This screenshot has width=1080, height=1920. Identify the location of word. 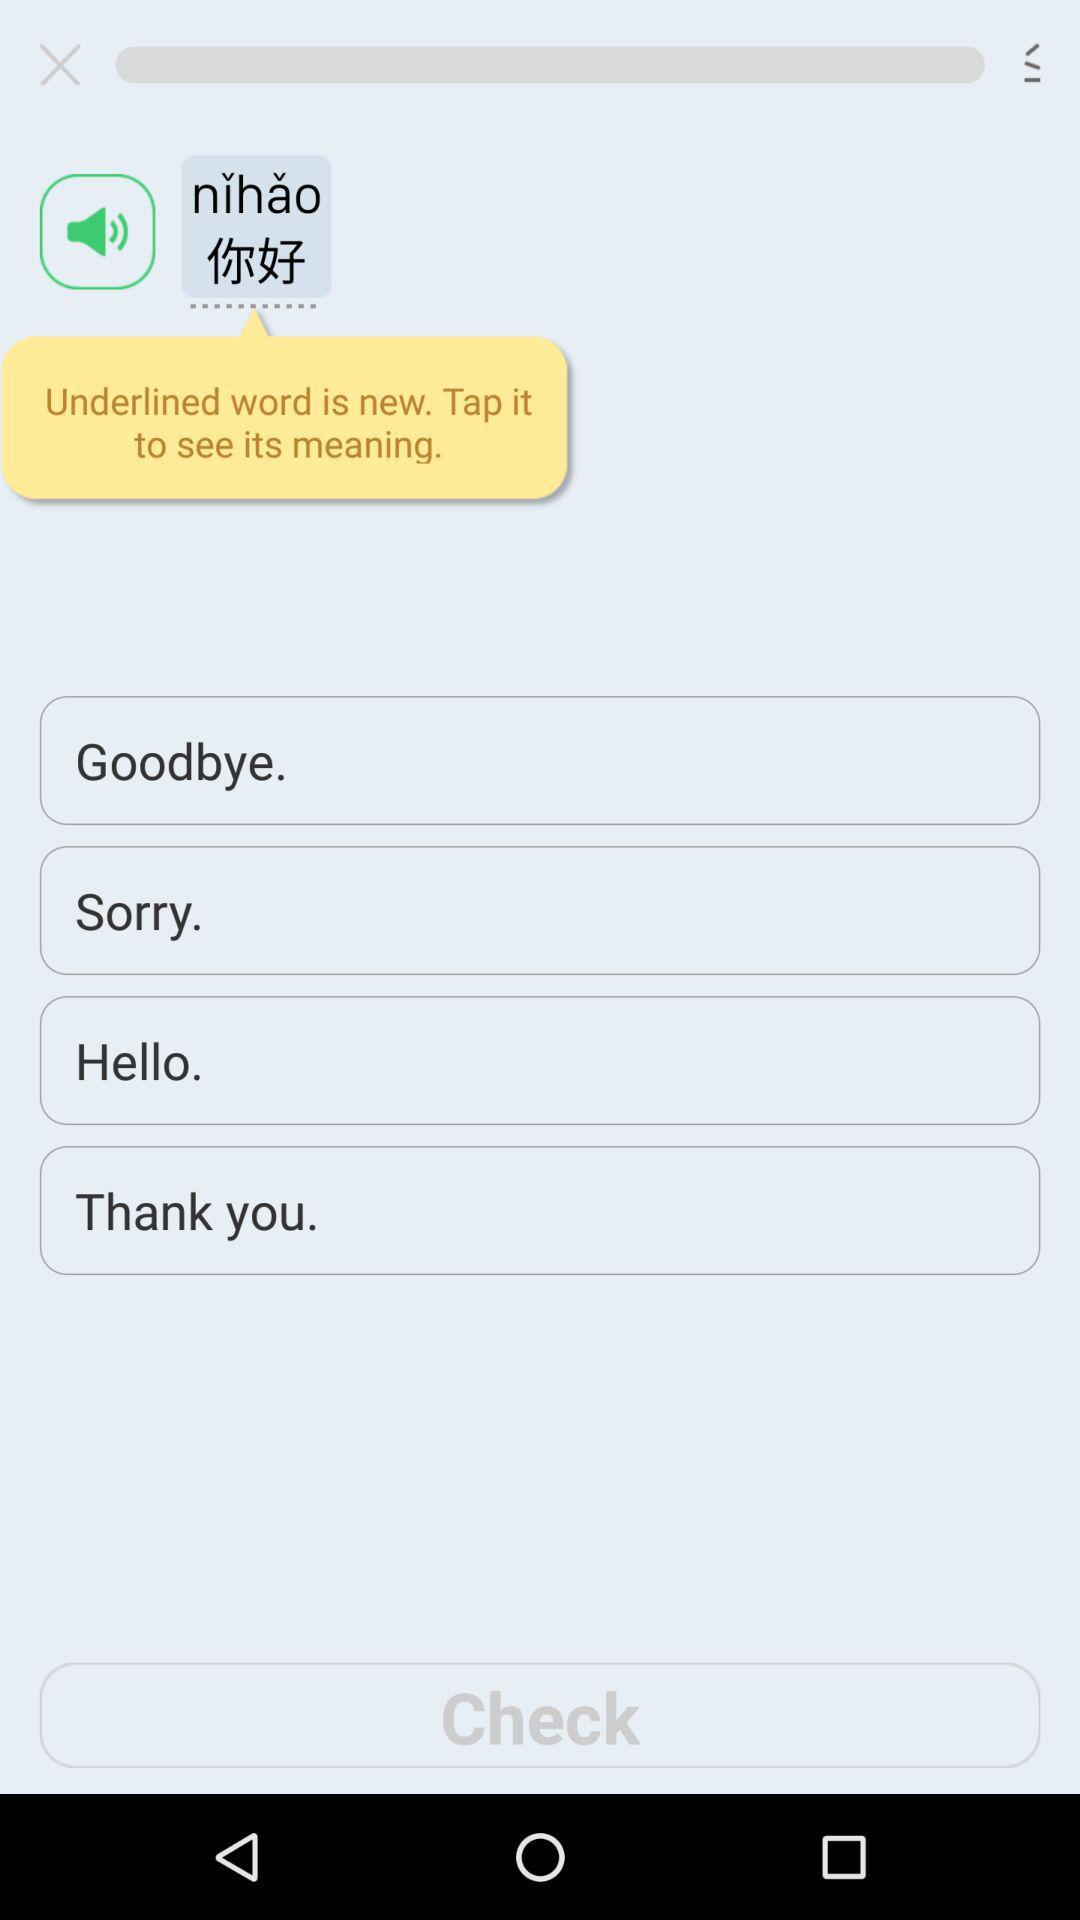
(97, 231).